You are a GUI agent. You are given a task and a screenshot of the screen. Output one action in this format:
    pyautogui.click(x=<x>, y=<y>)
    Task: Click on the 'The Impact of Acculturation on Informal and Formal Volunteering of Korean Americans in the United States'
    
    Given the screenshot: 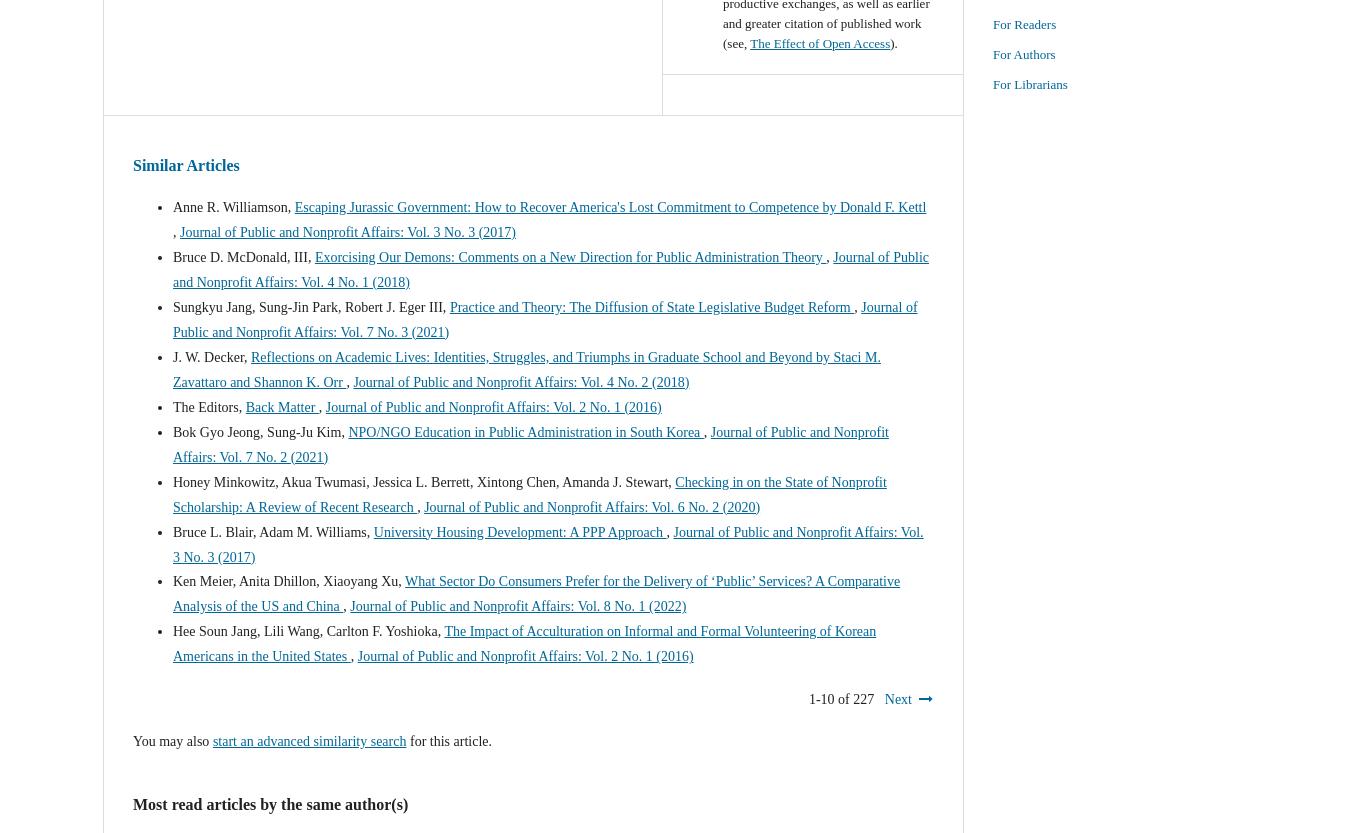 What is the action you would take?
    pyautogui.click(x=524, y=643)
    